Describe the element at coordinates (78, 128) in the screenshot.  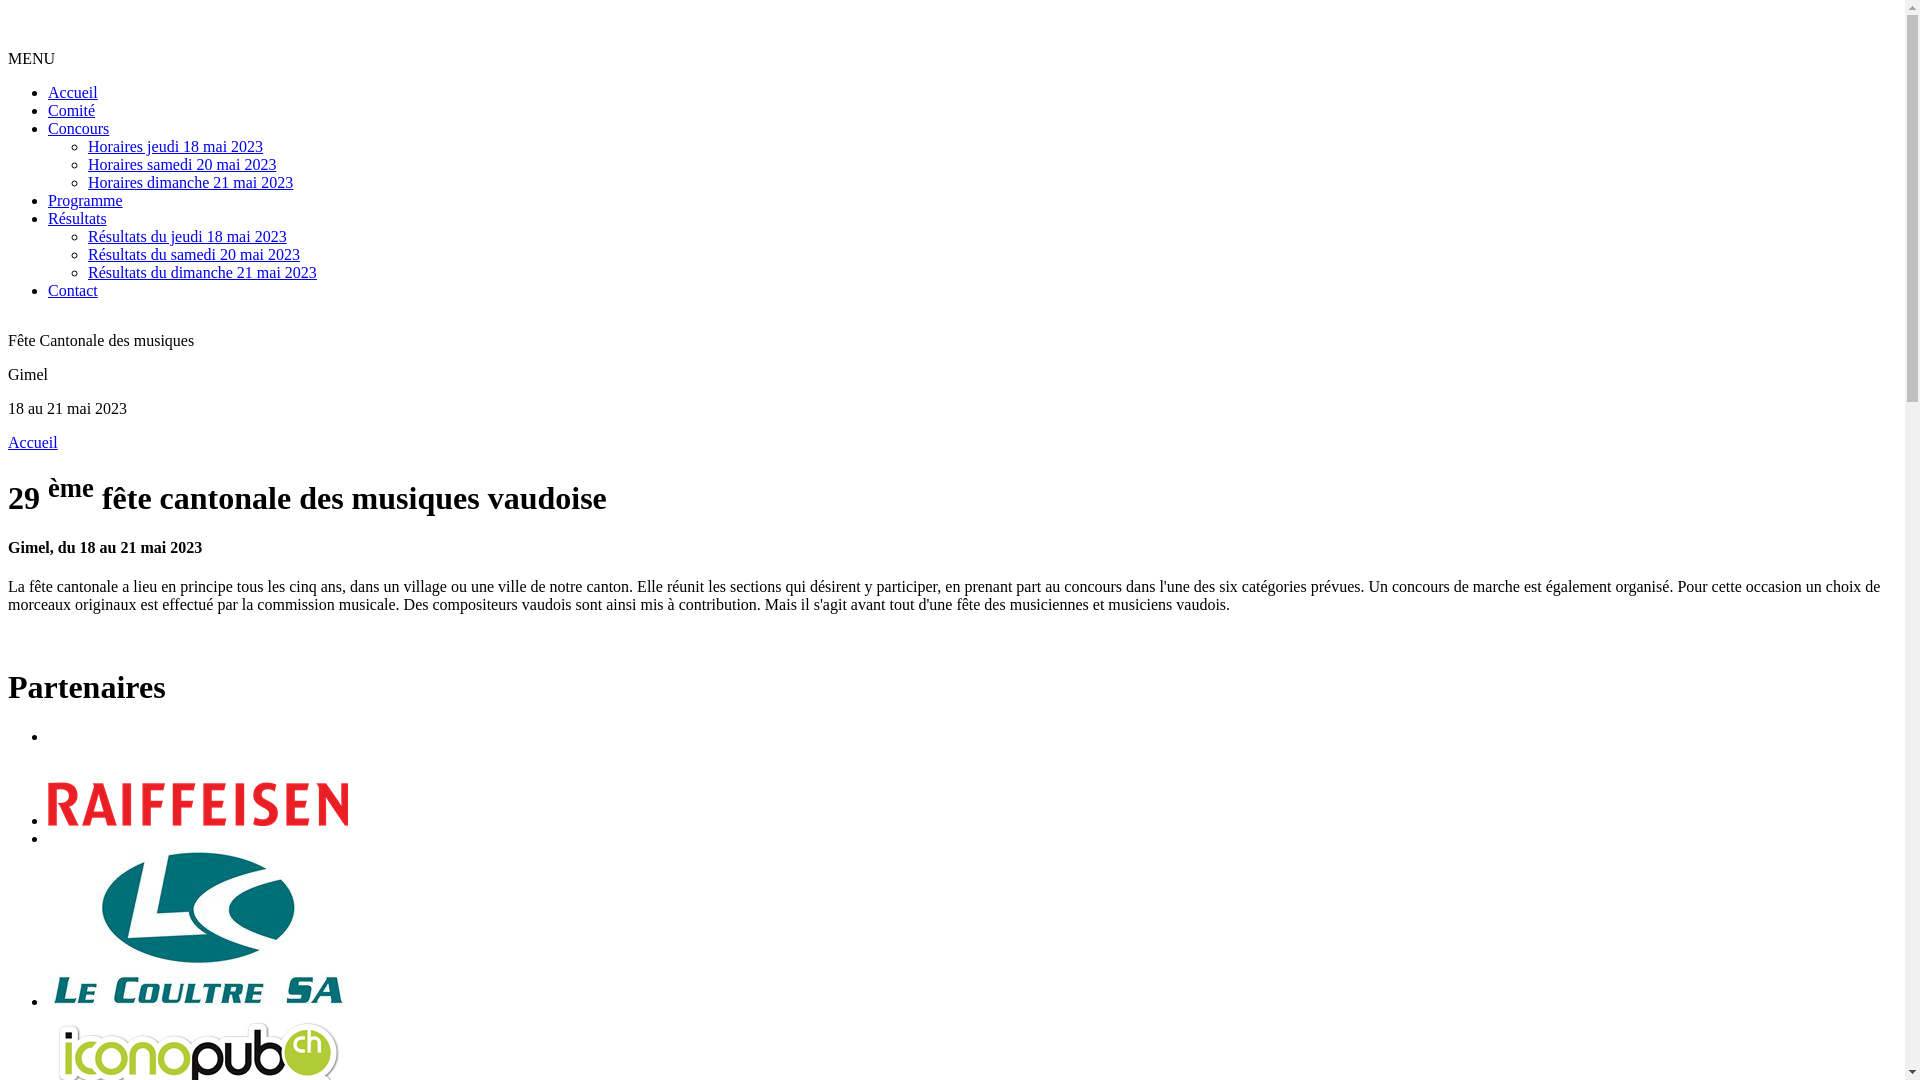
I see `'Concours'` at that location.